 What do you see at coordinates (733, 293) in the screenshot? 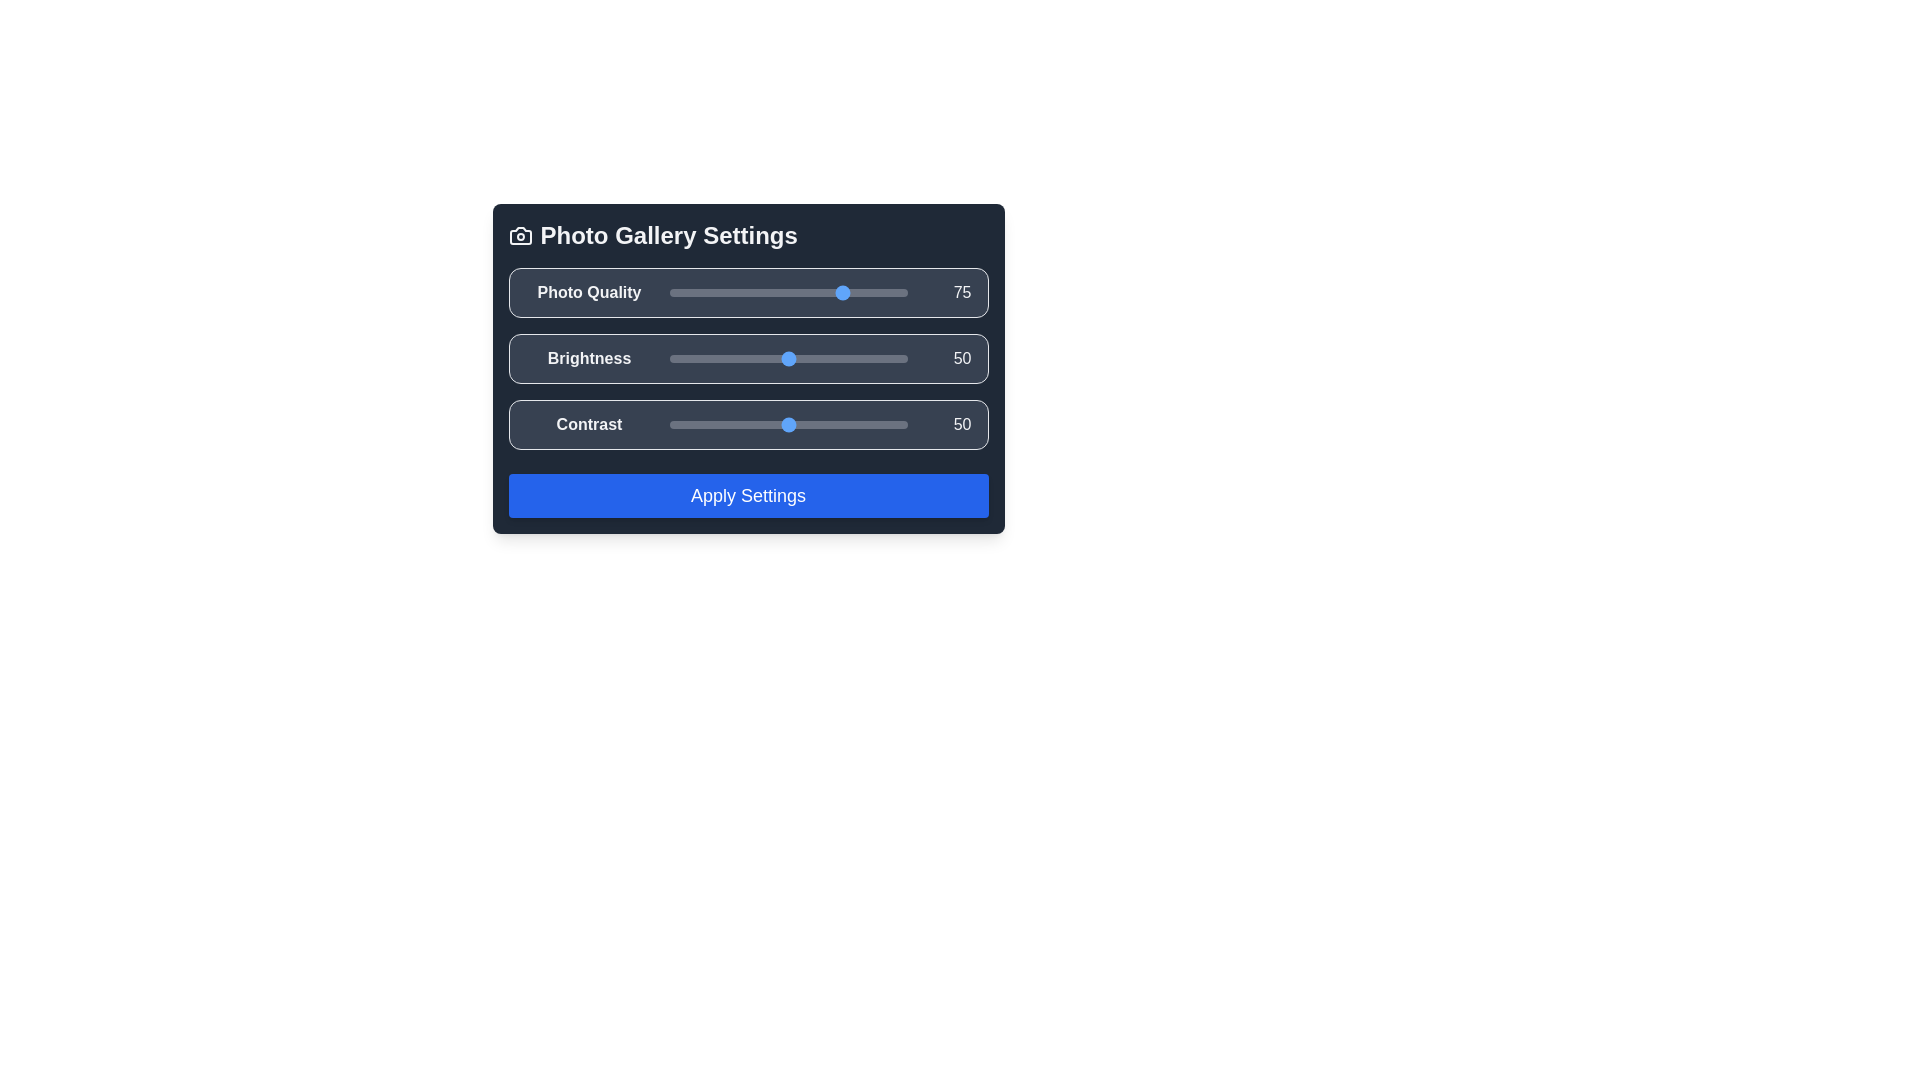
I see `the photo quality` at bounding box center [733, 293].